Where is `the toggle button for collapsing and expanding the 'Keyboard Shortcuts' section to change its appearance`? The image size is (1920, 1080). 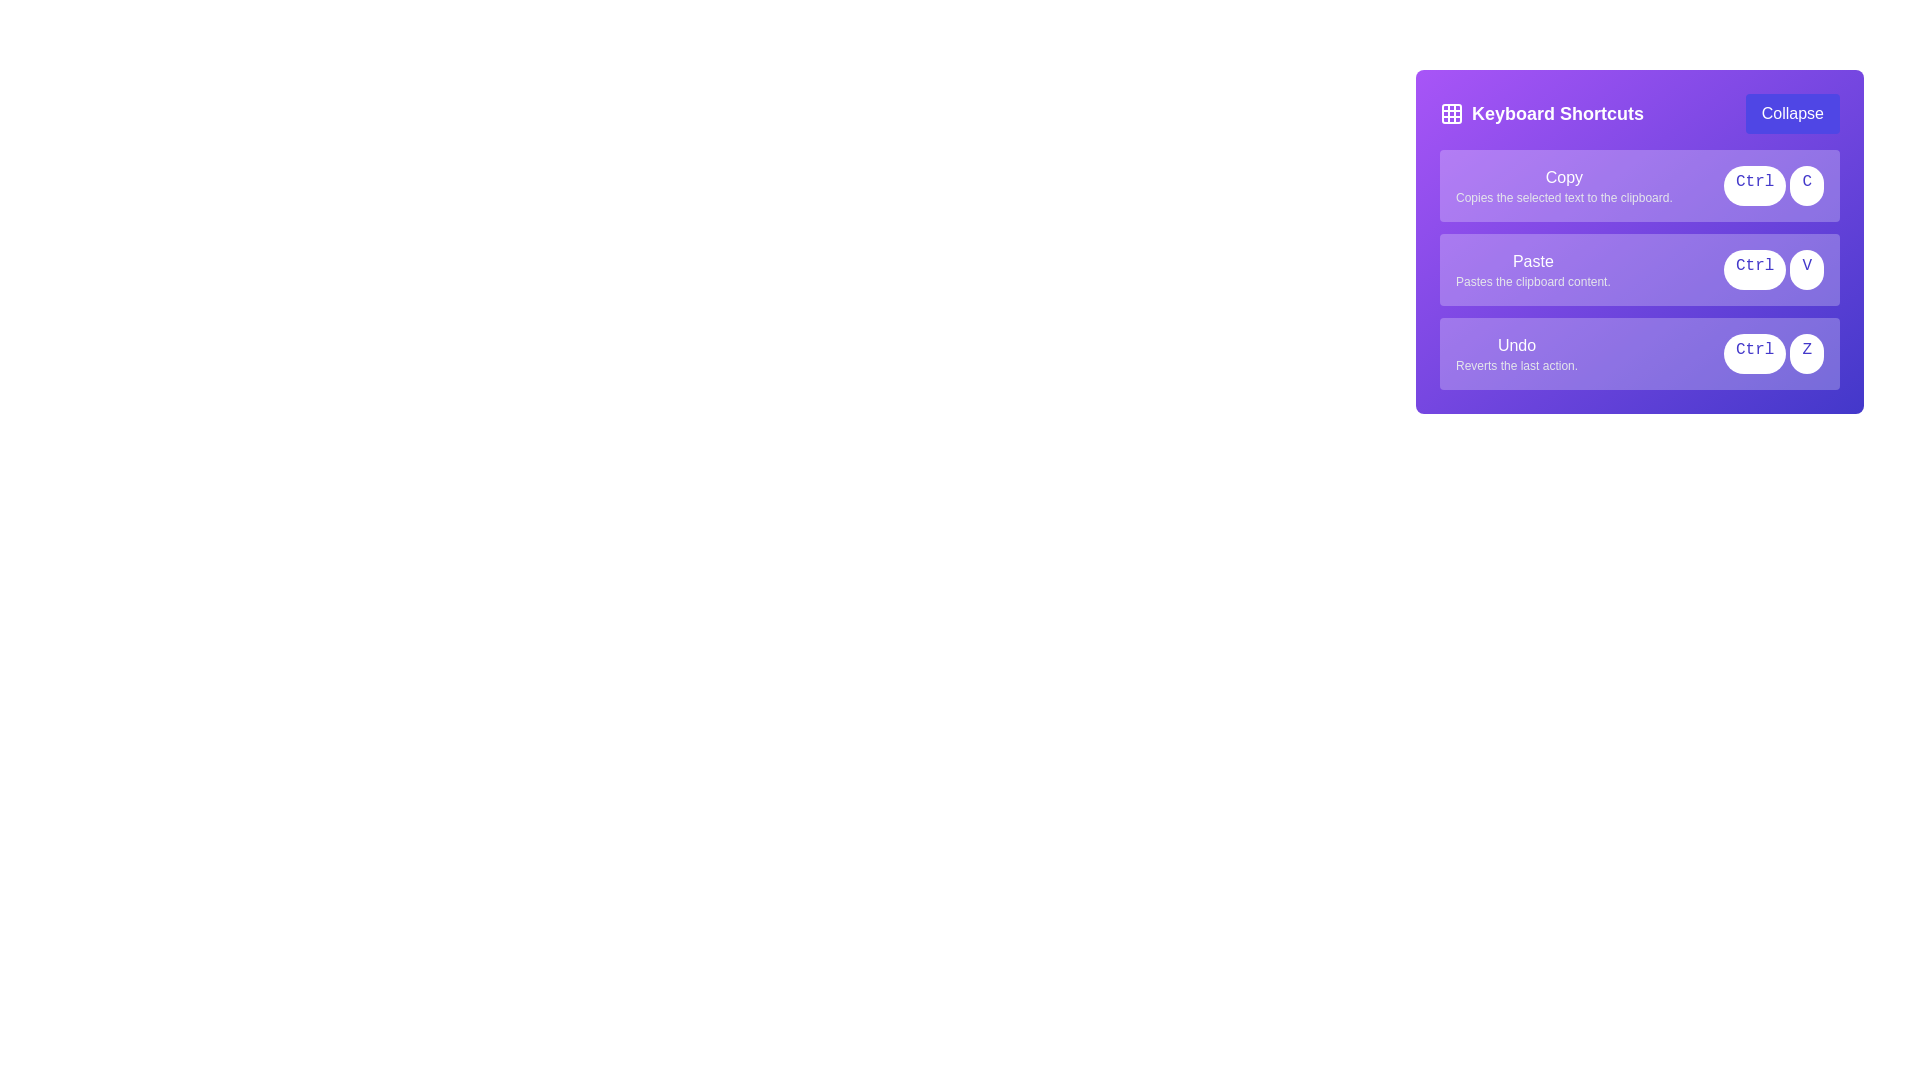
the toggle button for collapsing and expanding the 'Keyboard Shortcuts' section to change its appearance is located at coordinates (1792, 114).